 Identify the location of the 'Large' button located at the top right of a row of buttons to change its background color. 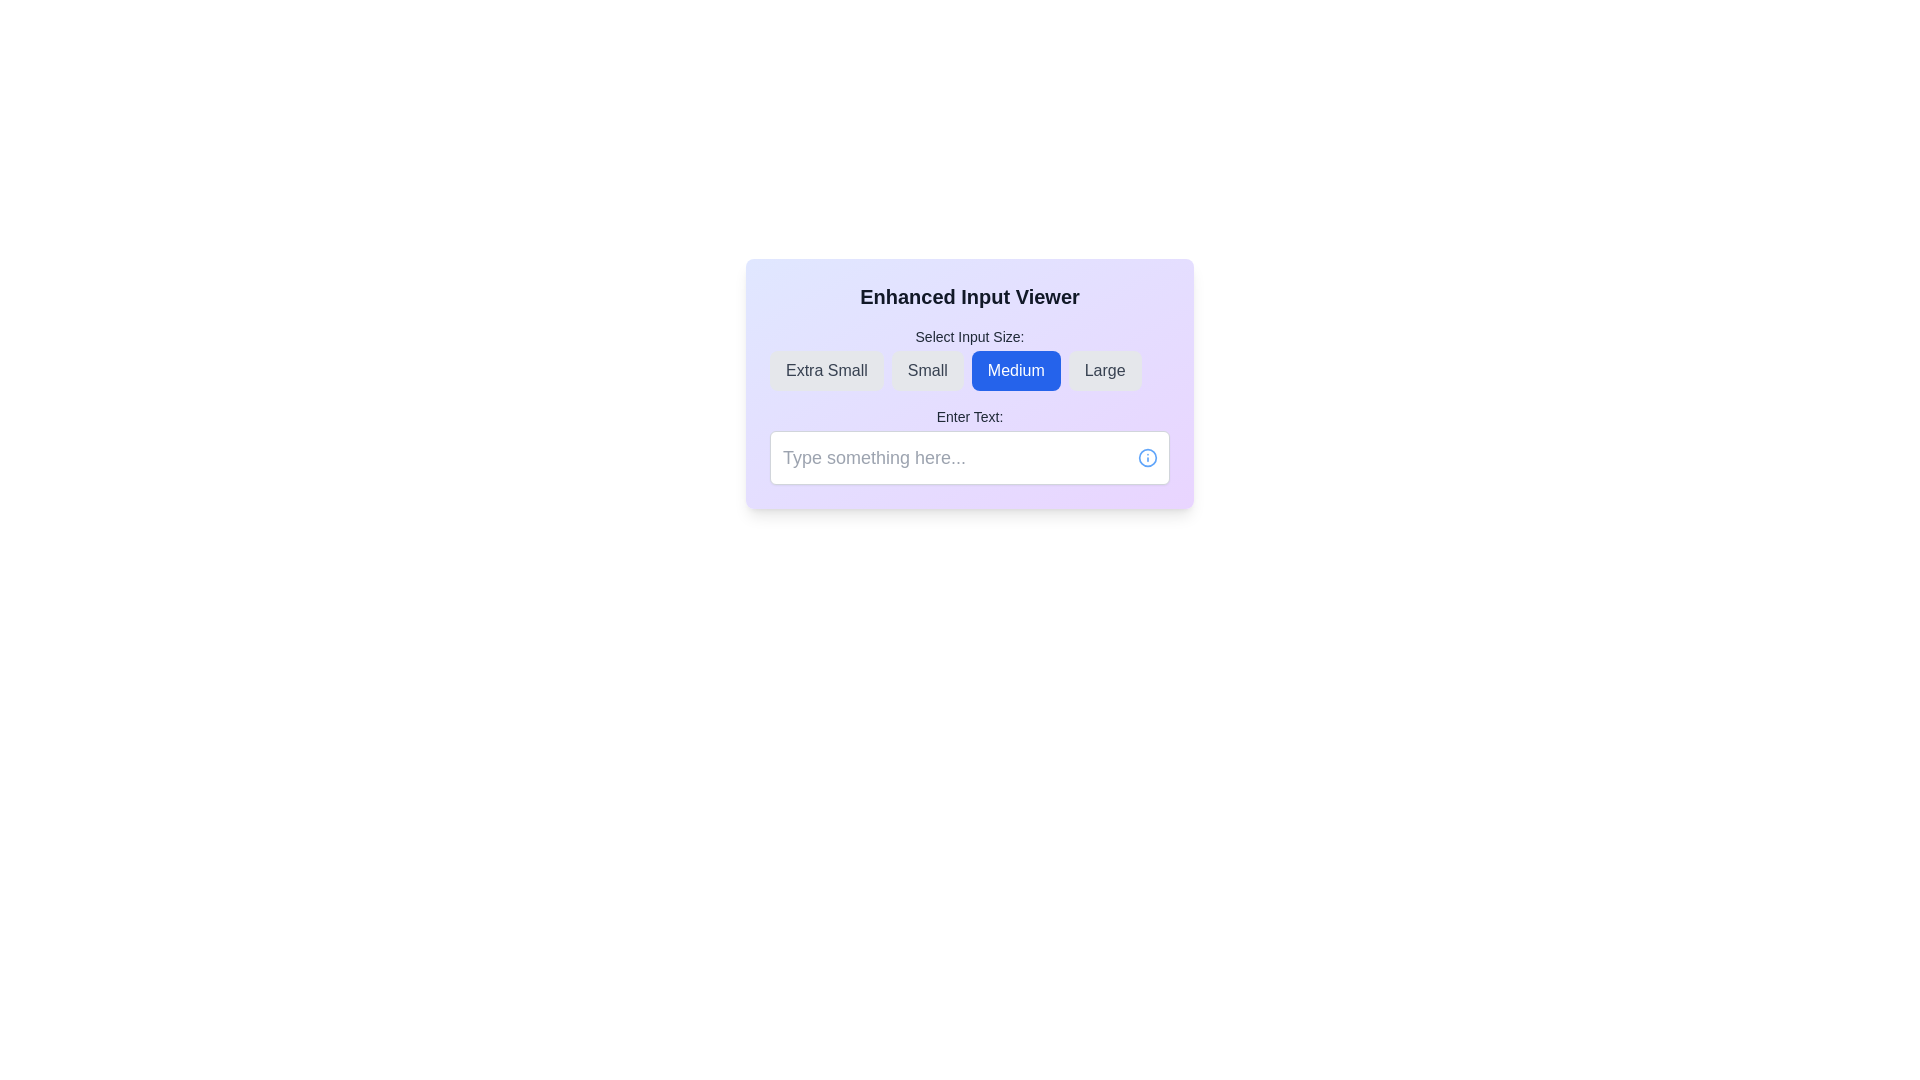
(1104, 370).